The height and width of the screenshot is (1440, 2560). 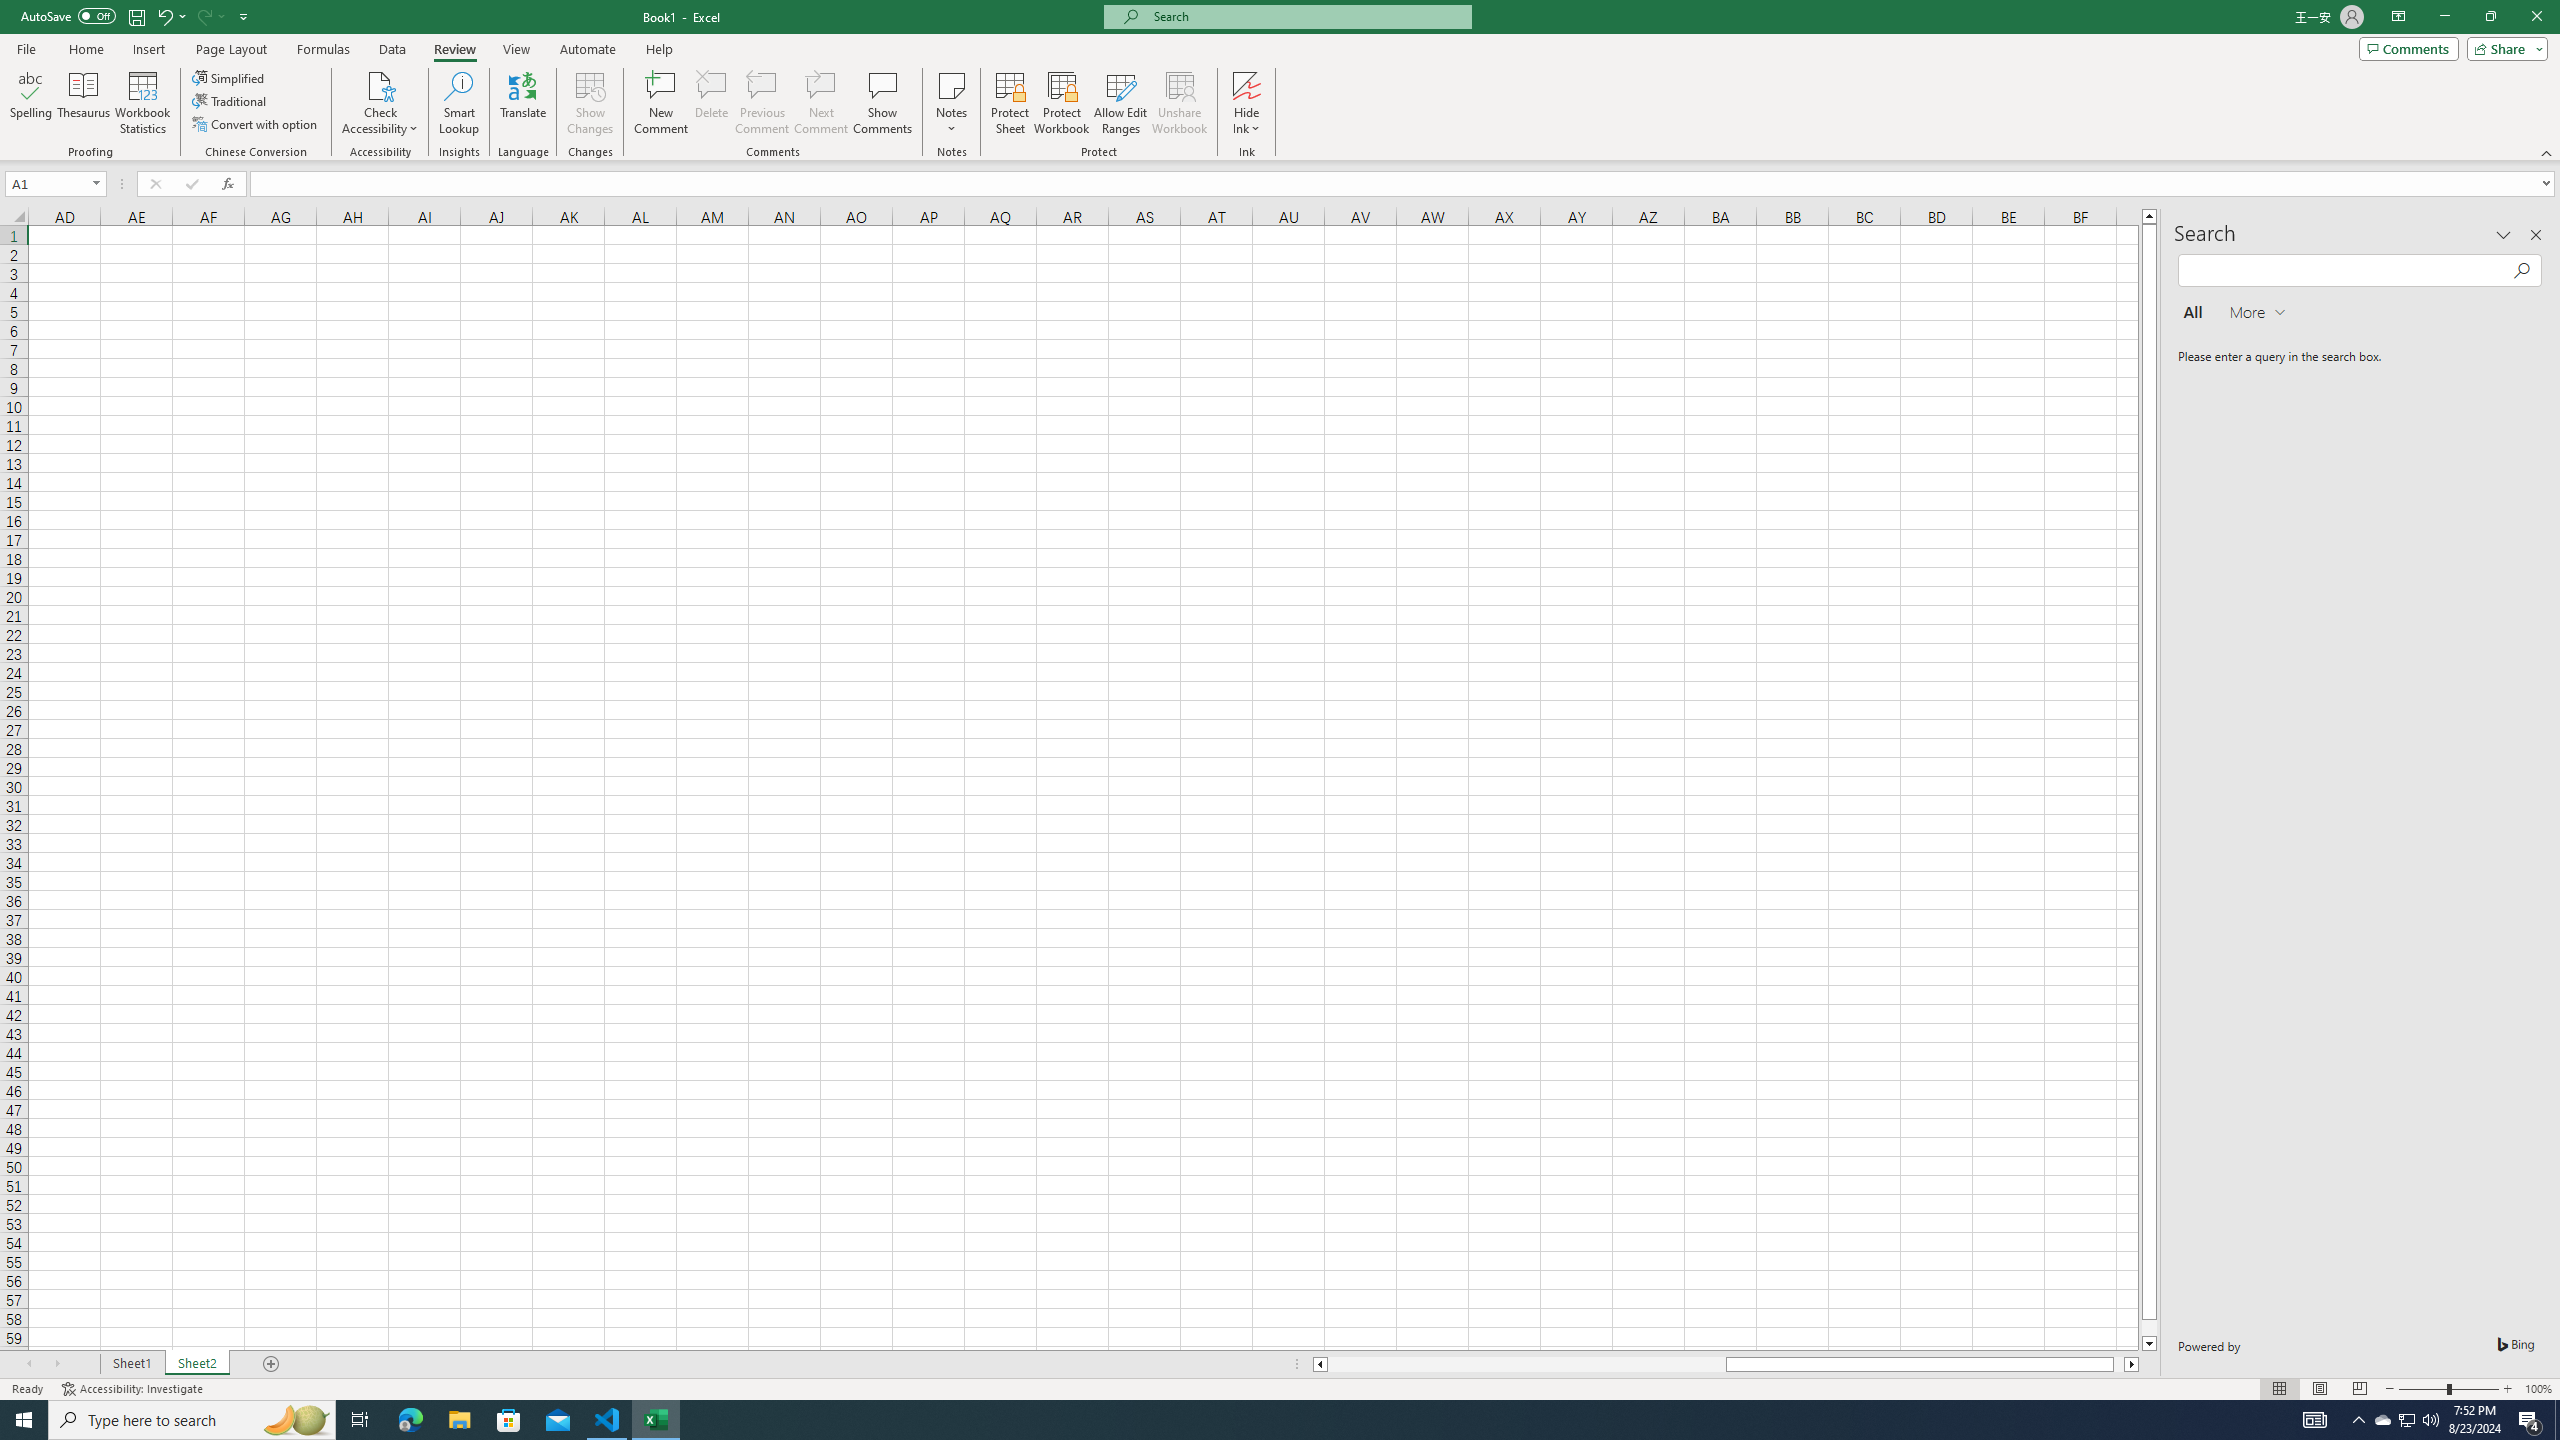 What do you see at coordinates (196, 1363) in the screenshot?
I see `'Sheet2'` at bounding box center [196, 1363].